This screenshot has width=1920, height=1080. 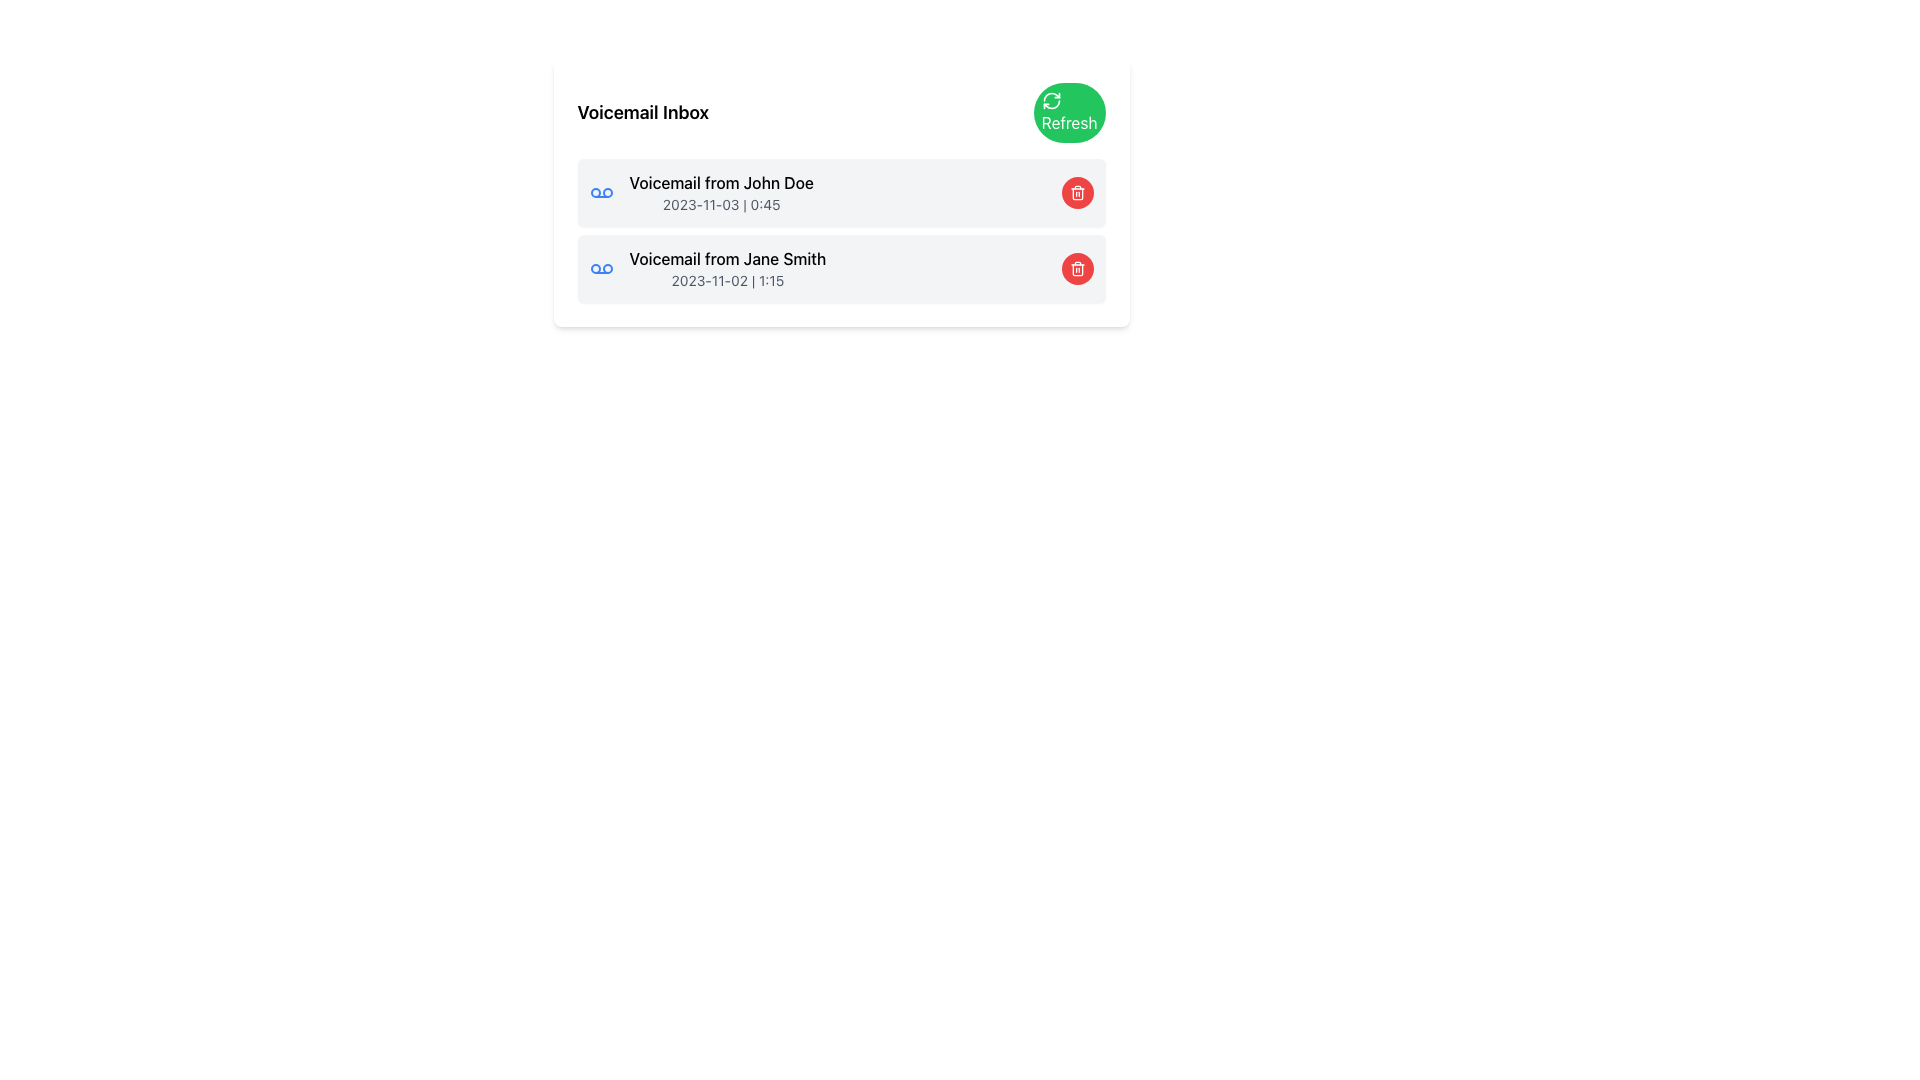 What do you see at coordinates (1050, 100) in the screenshot?
I see `the refresh icon, which is a small circular icon with circular arrows, located at the center of the green circular button labeled 'Refresh' in the top-right corner of the voicemail inbox card` at bounding box center [1050, 100].